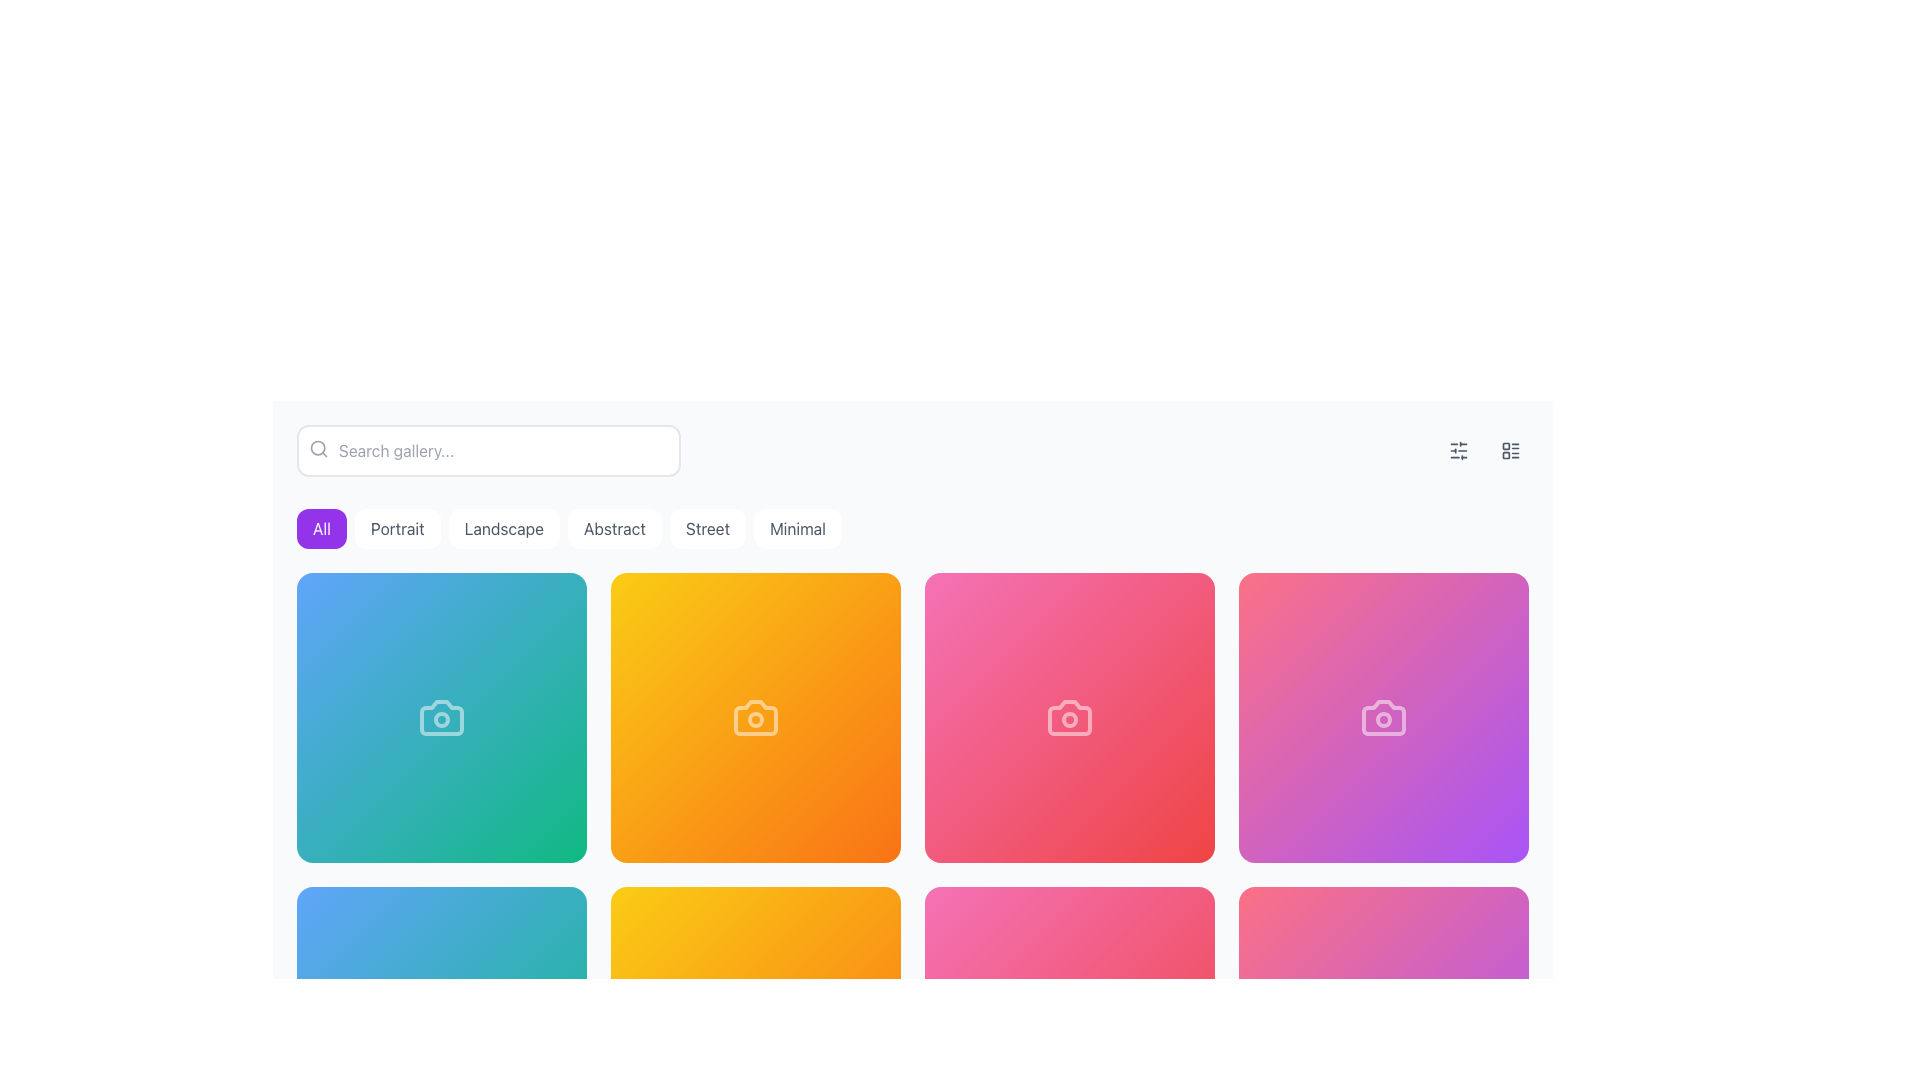 This screenshot has width=1920, height=1080. I want to click on the camera outline icon located in the first row and first column of a 3x3 grid of colorful gradient boxes, which is positioned at the center of a blue-green gradient box, so click(440, 716).